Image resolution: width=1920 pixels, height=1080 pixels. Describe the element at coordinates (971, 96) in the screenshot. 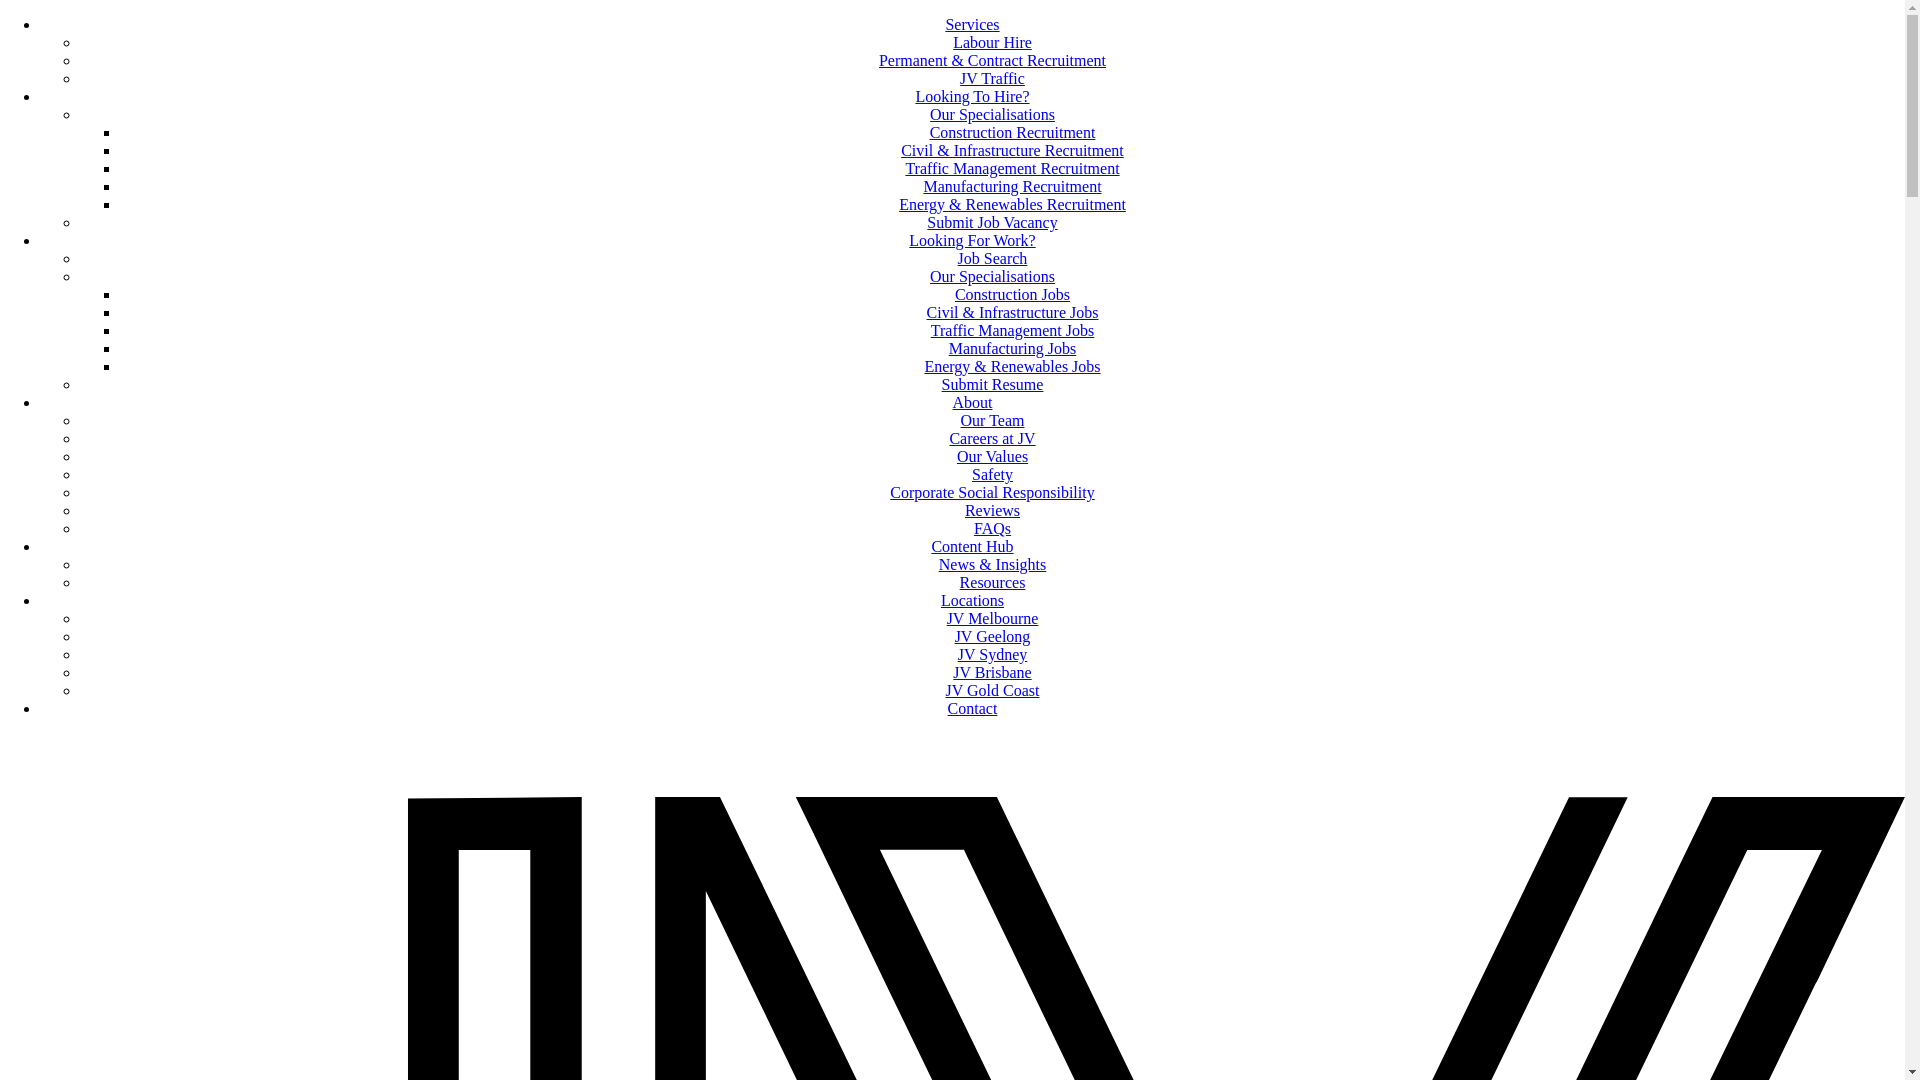

I see `'Looking To Hire?'` at that location.